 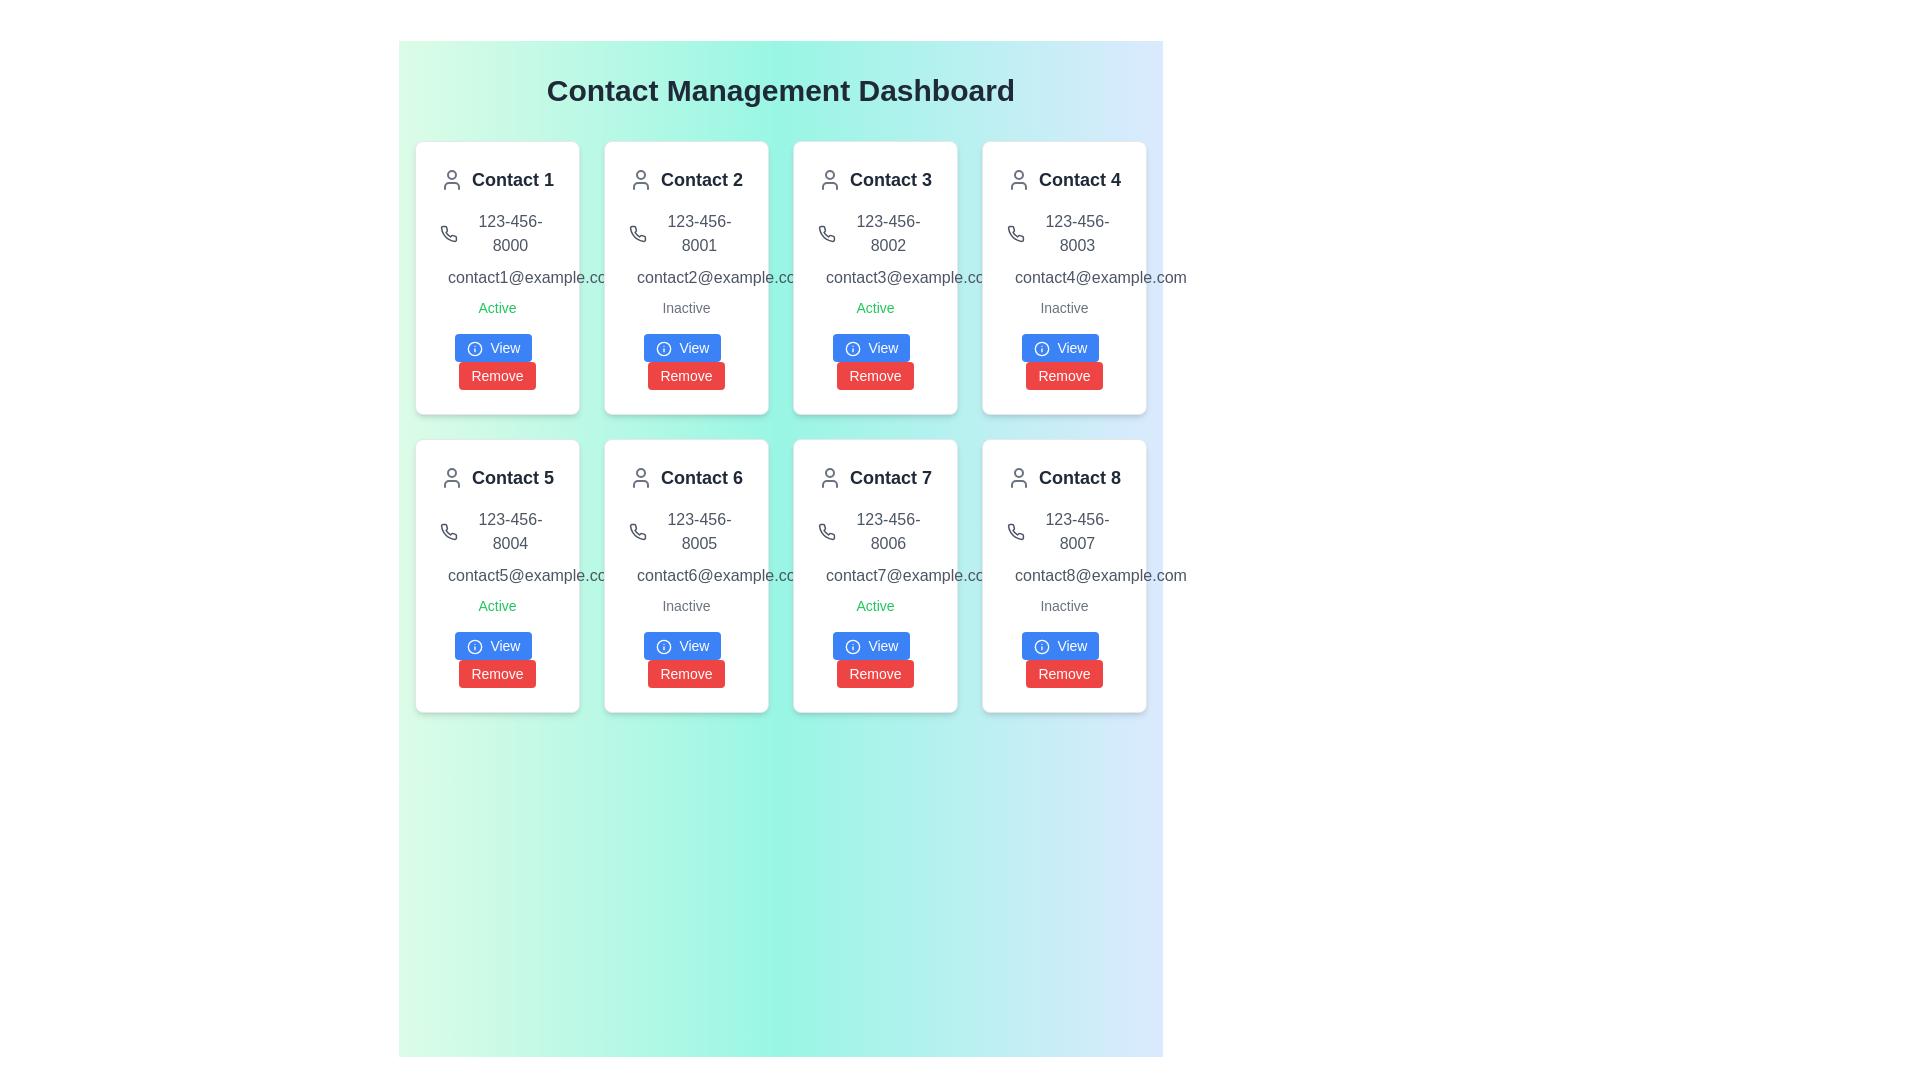 I want to click on text of the label displaying 'Contact 2' in bold font, located at the top of the second contact card in the dashboard grid, so click(x=686, y=180).